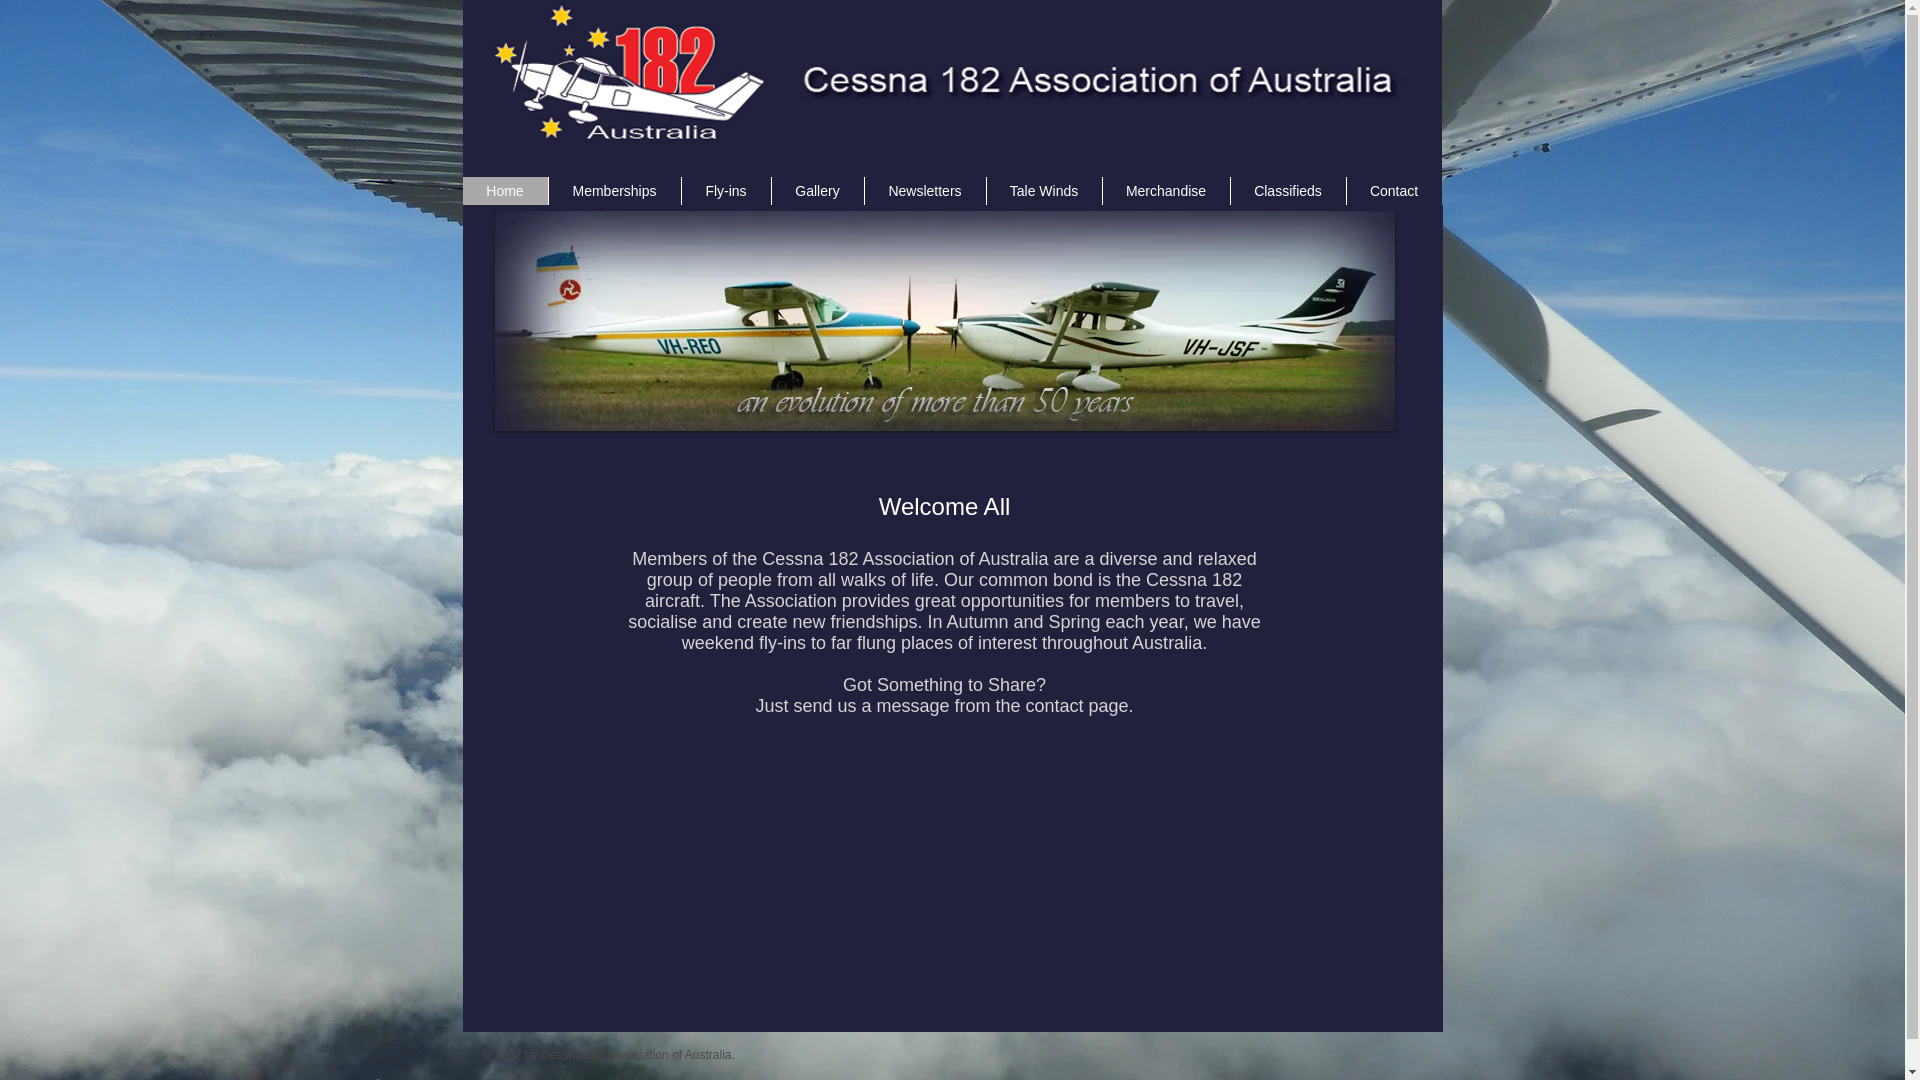 This screenshot has width=1920, height=1080. I want to click on 'Merchandise', so click(1166, 191).